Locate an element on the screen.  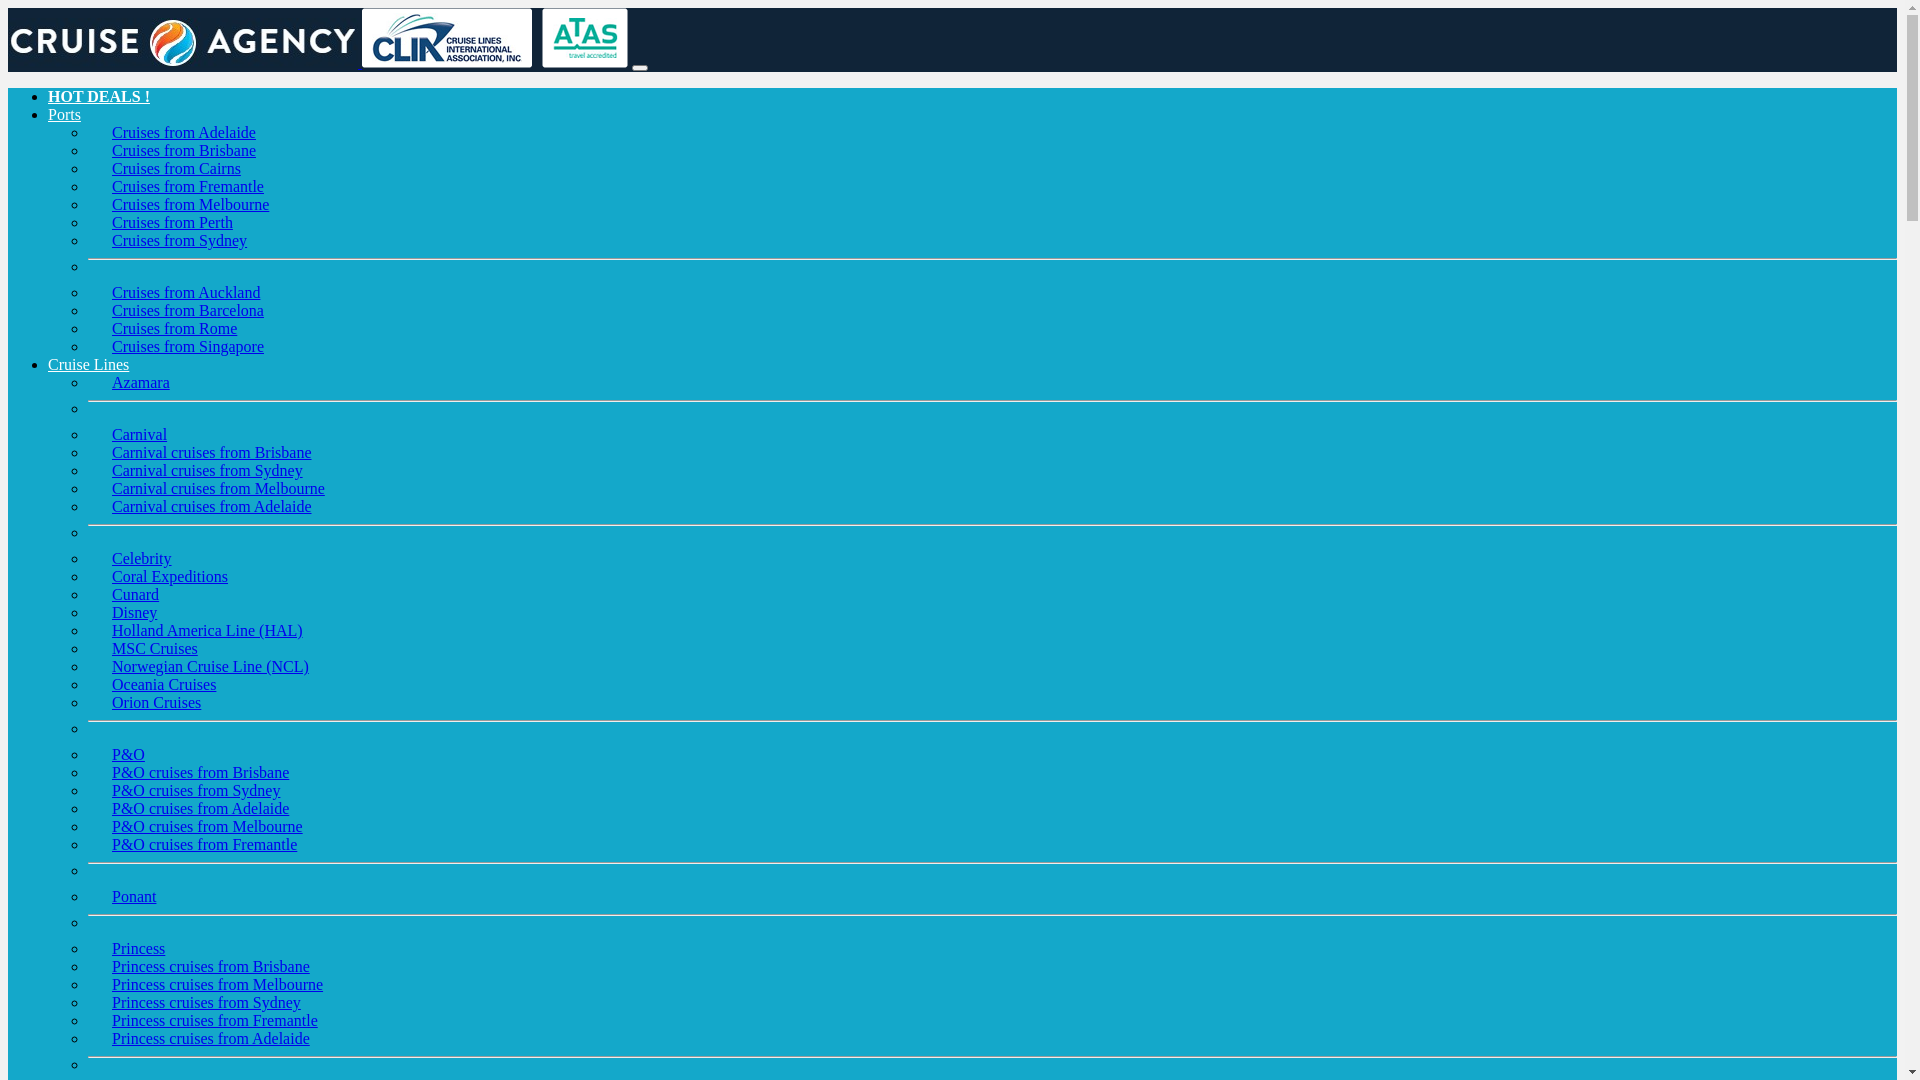
'Cruises from Barcelona' is located at coordinates (86, 310).